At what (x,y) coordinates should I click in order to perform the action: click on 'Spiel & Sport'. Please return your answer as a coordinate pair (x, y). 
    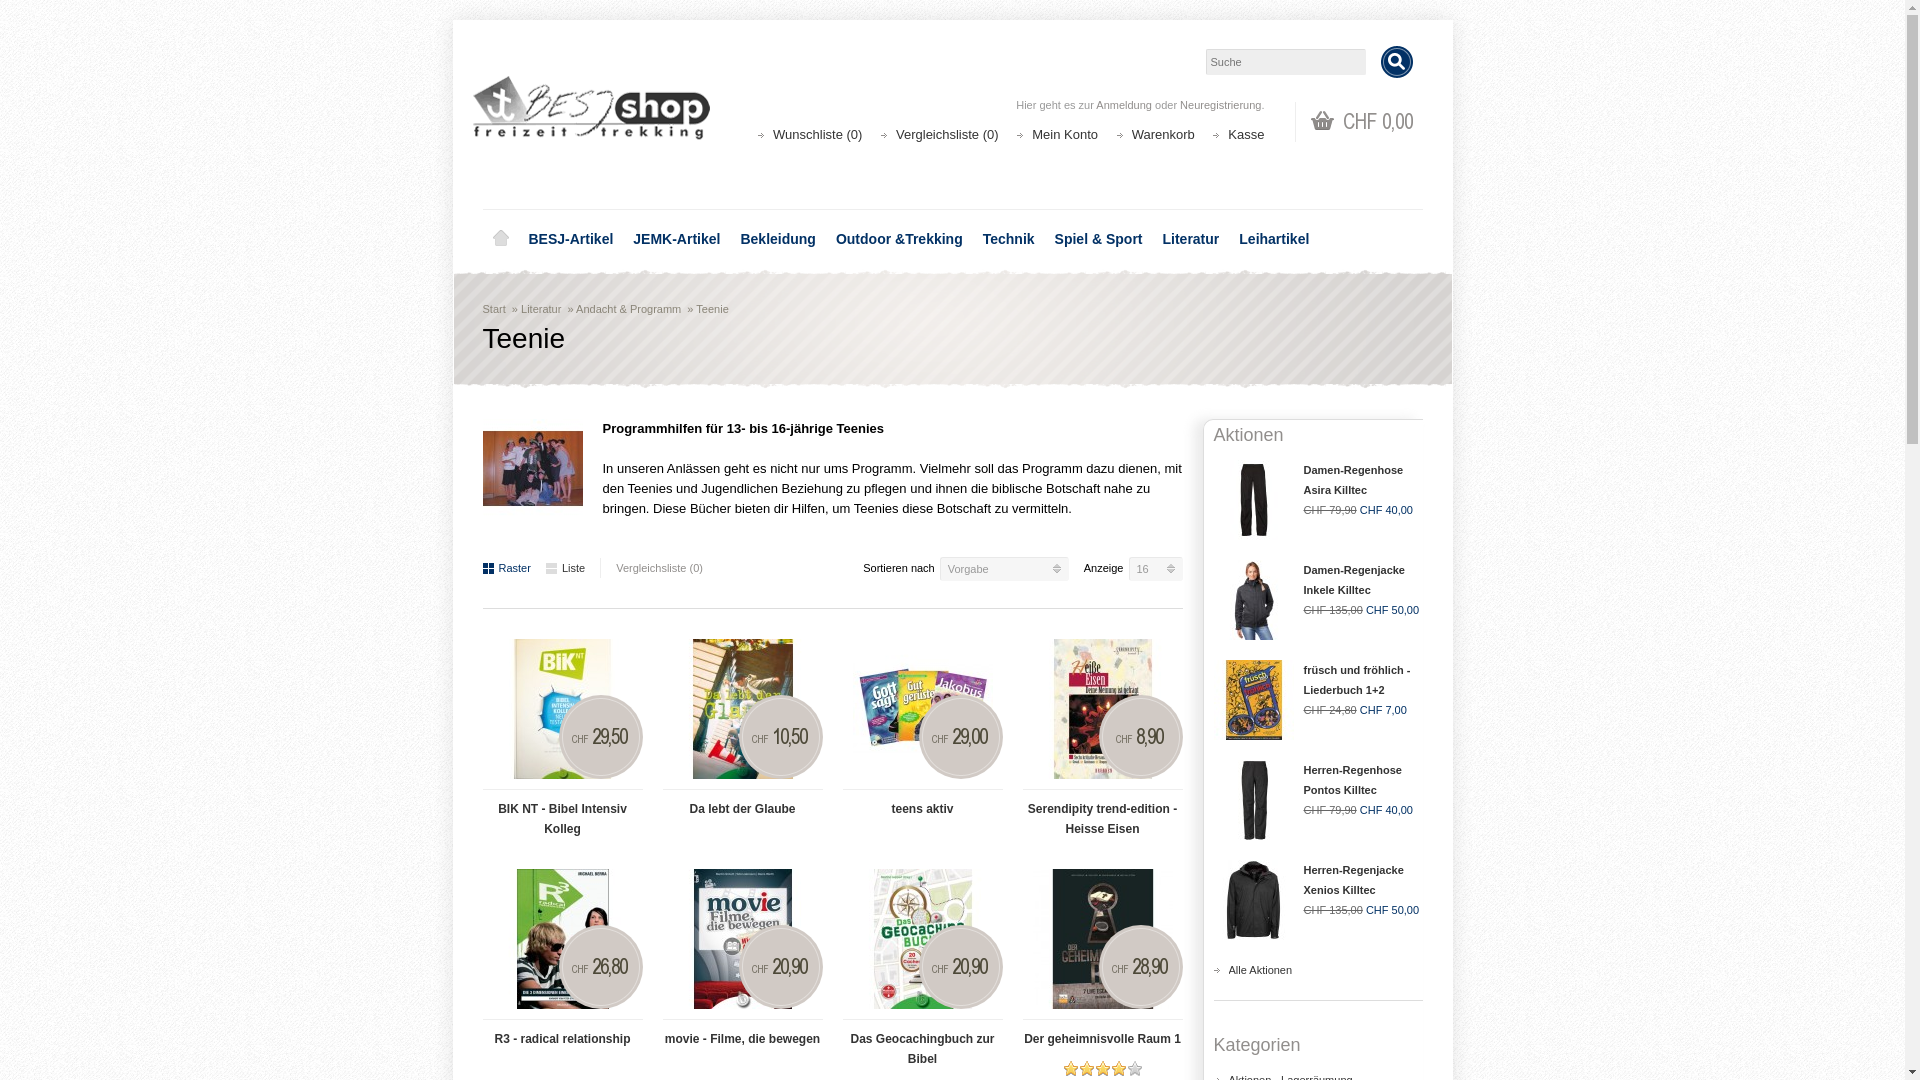
    Looking at the image, I should click on (1044, 238).